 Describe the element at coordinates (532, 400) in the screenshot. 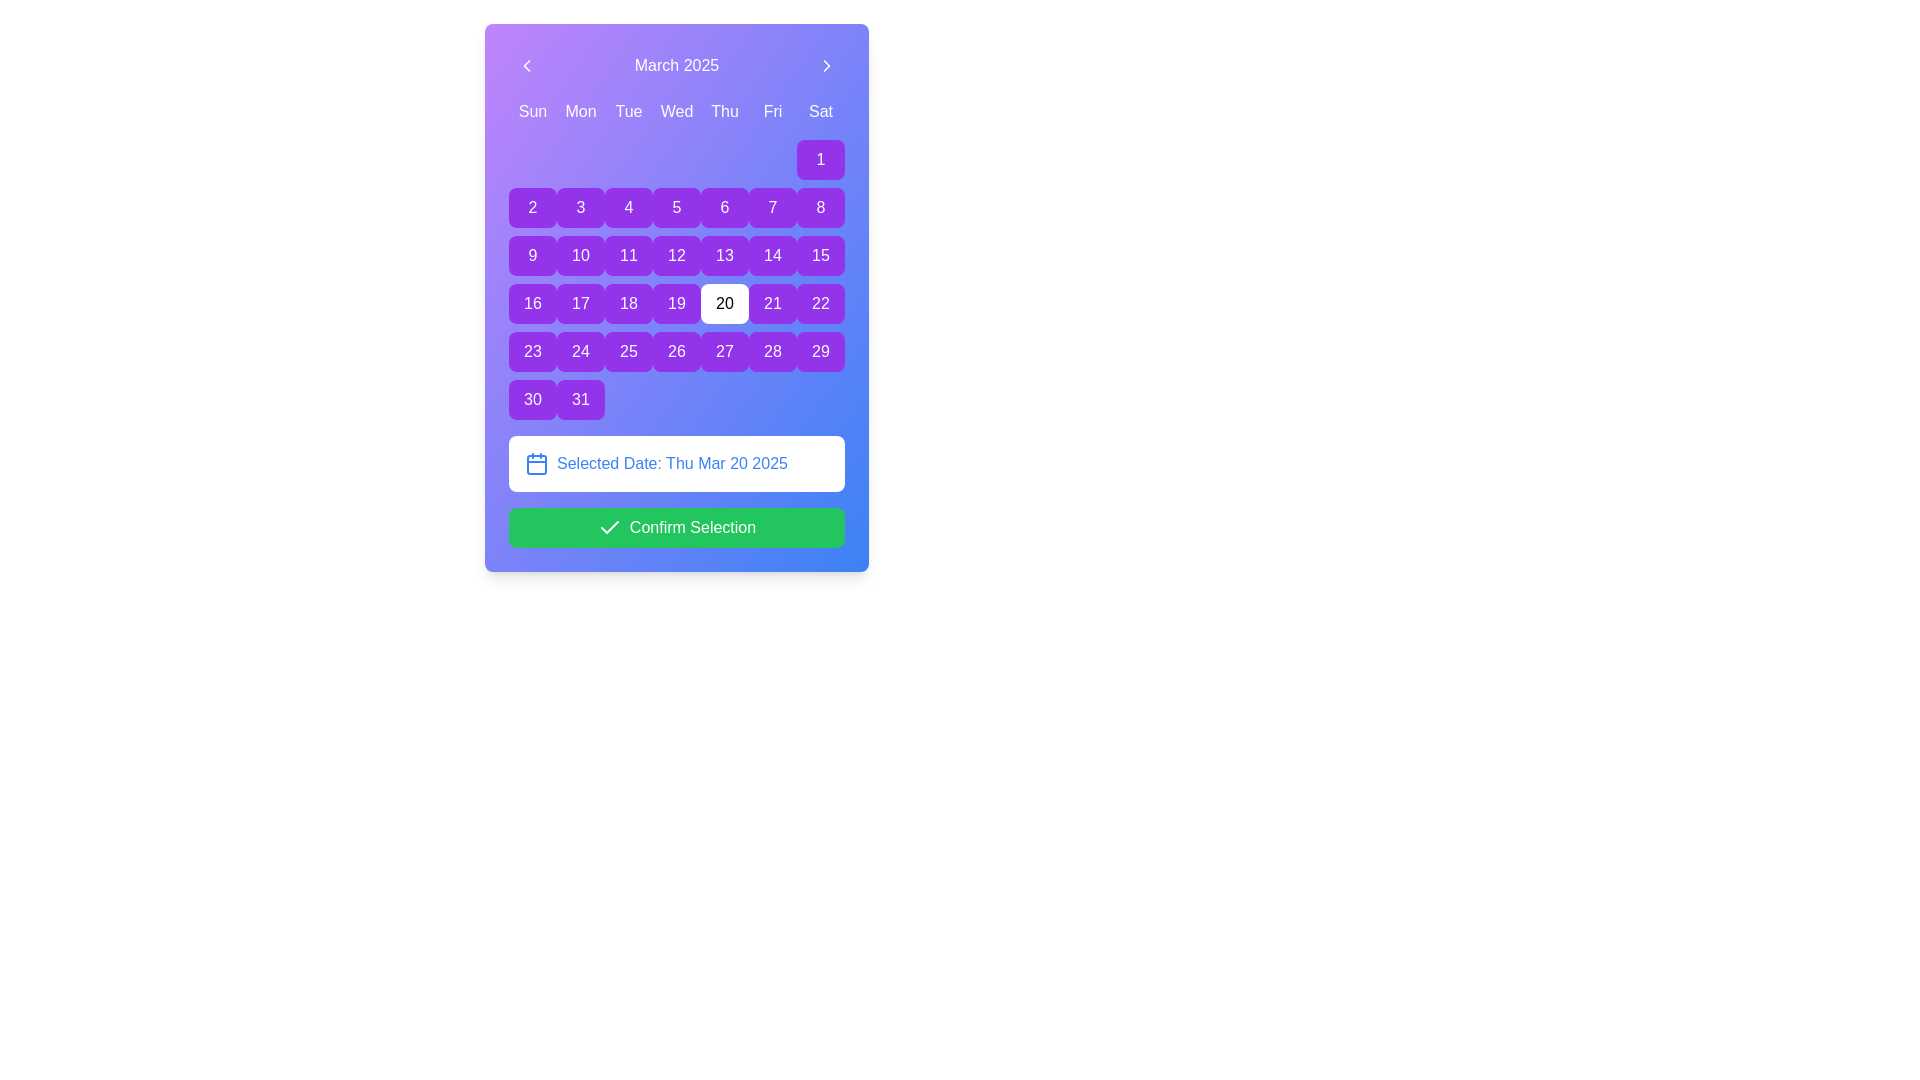

I see `the button labeled '30' with a purple background and white text` at that location.